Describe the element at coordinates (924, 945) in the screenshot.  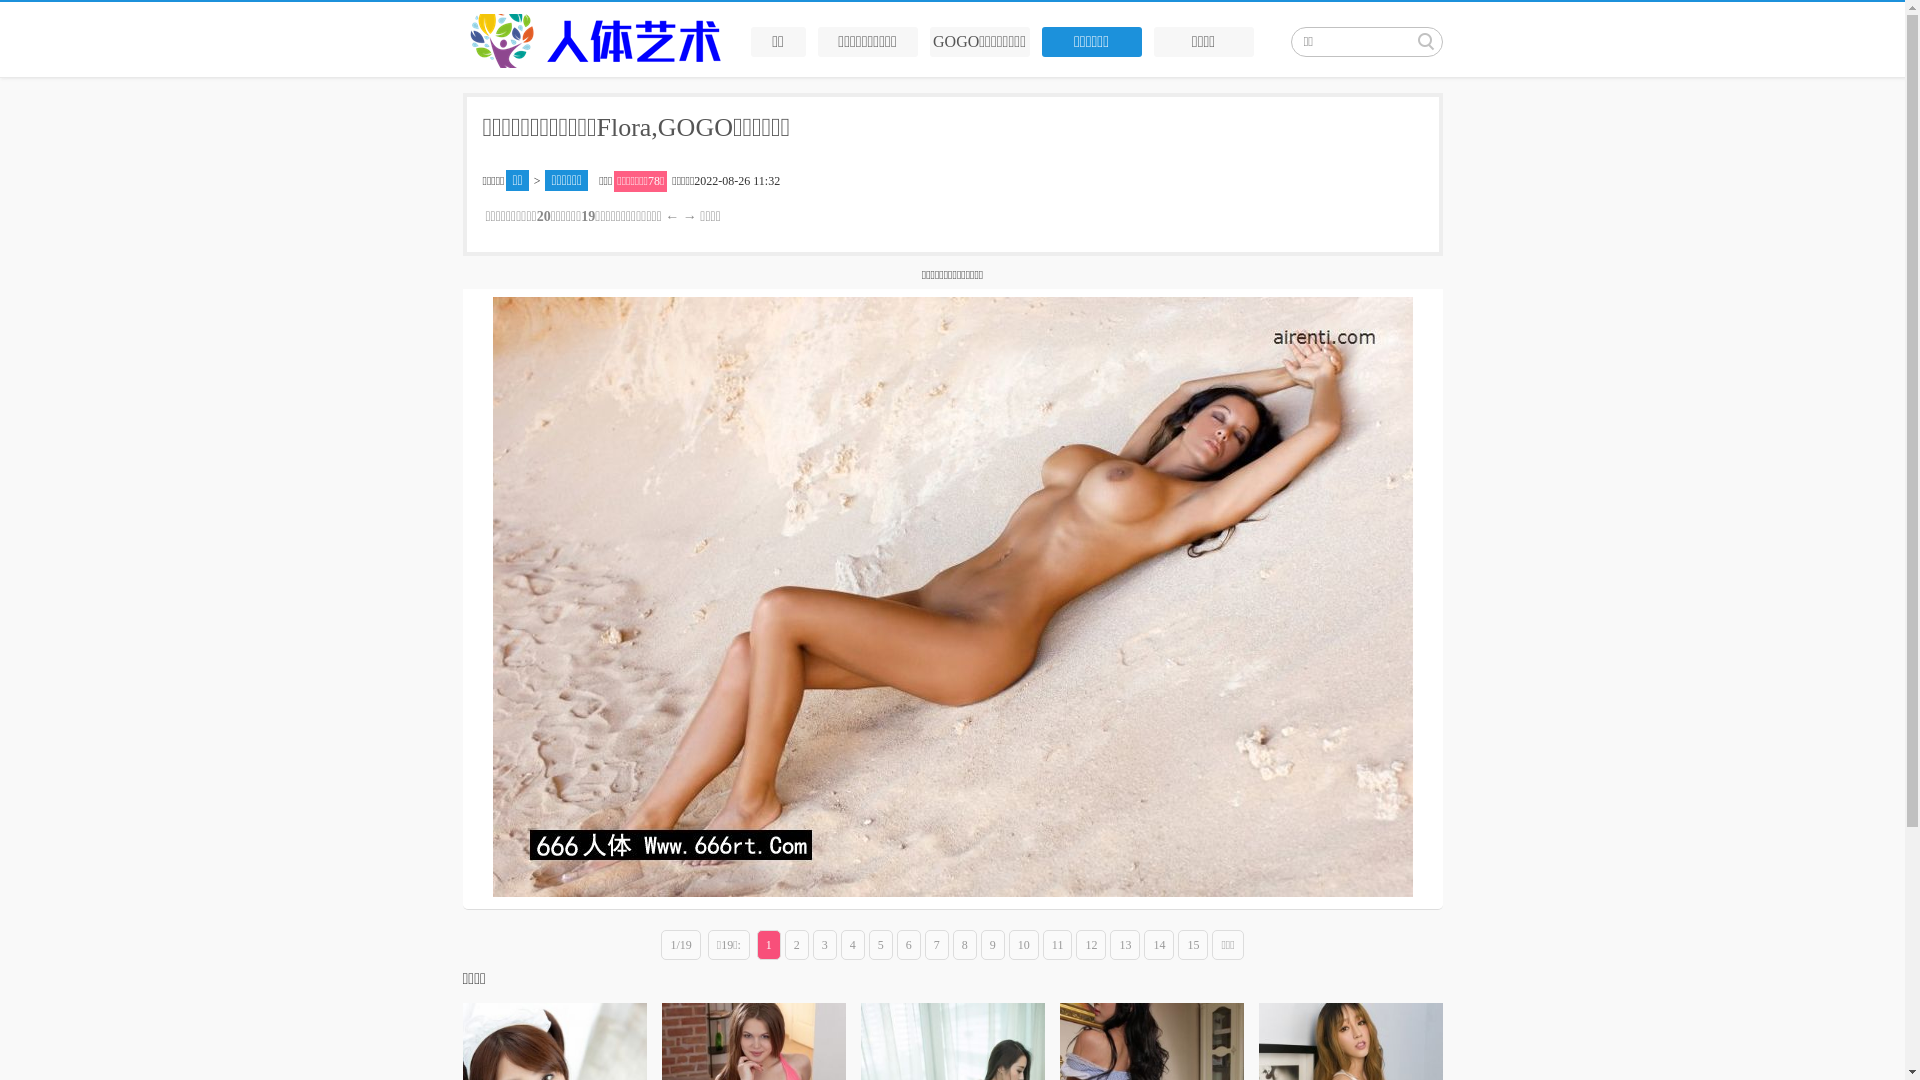
I see `'7'` at that location.